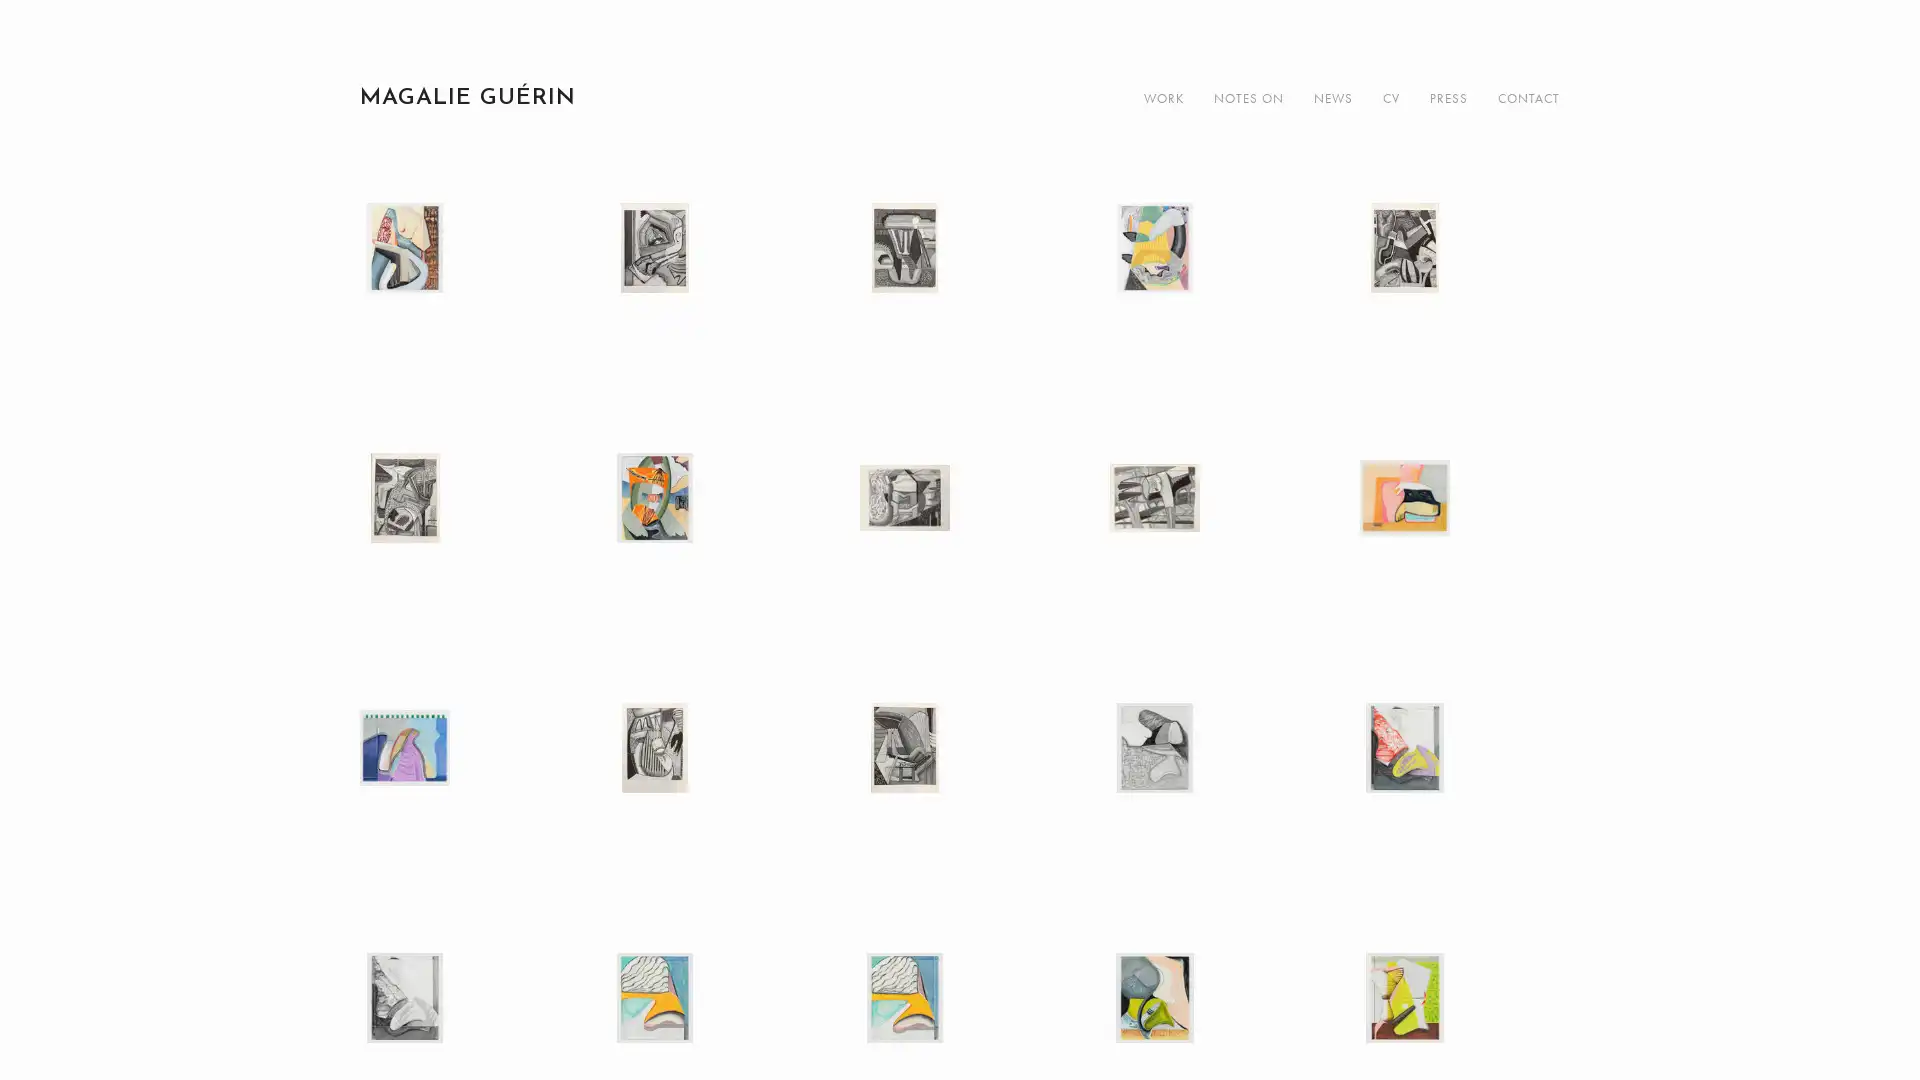 The image size is (1920, 1080). What do you see at coordinates (710, 303) in the screenshot?
I see `View fullsize Small Copy Drawing 115, 2020` at bounding box center [710, 303].